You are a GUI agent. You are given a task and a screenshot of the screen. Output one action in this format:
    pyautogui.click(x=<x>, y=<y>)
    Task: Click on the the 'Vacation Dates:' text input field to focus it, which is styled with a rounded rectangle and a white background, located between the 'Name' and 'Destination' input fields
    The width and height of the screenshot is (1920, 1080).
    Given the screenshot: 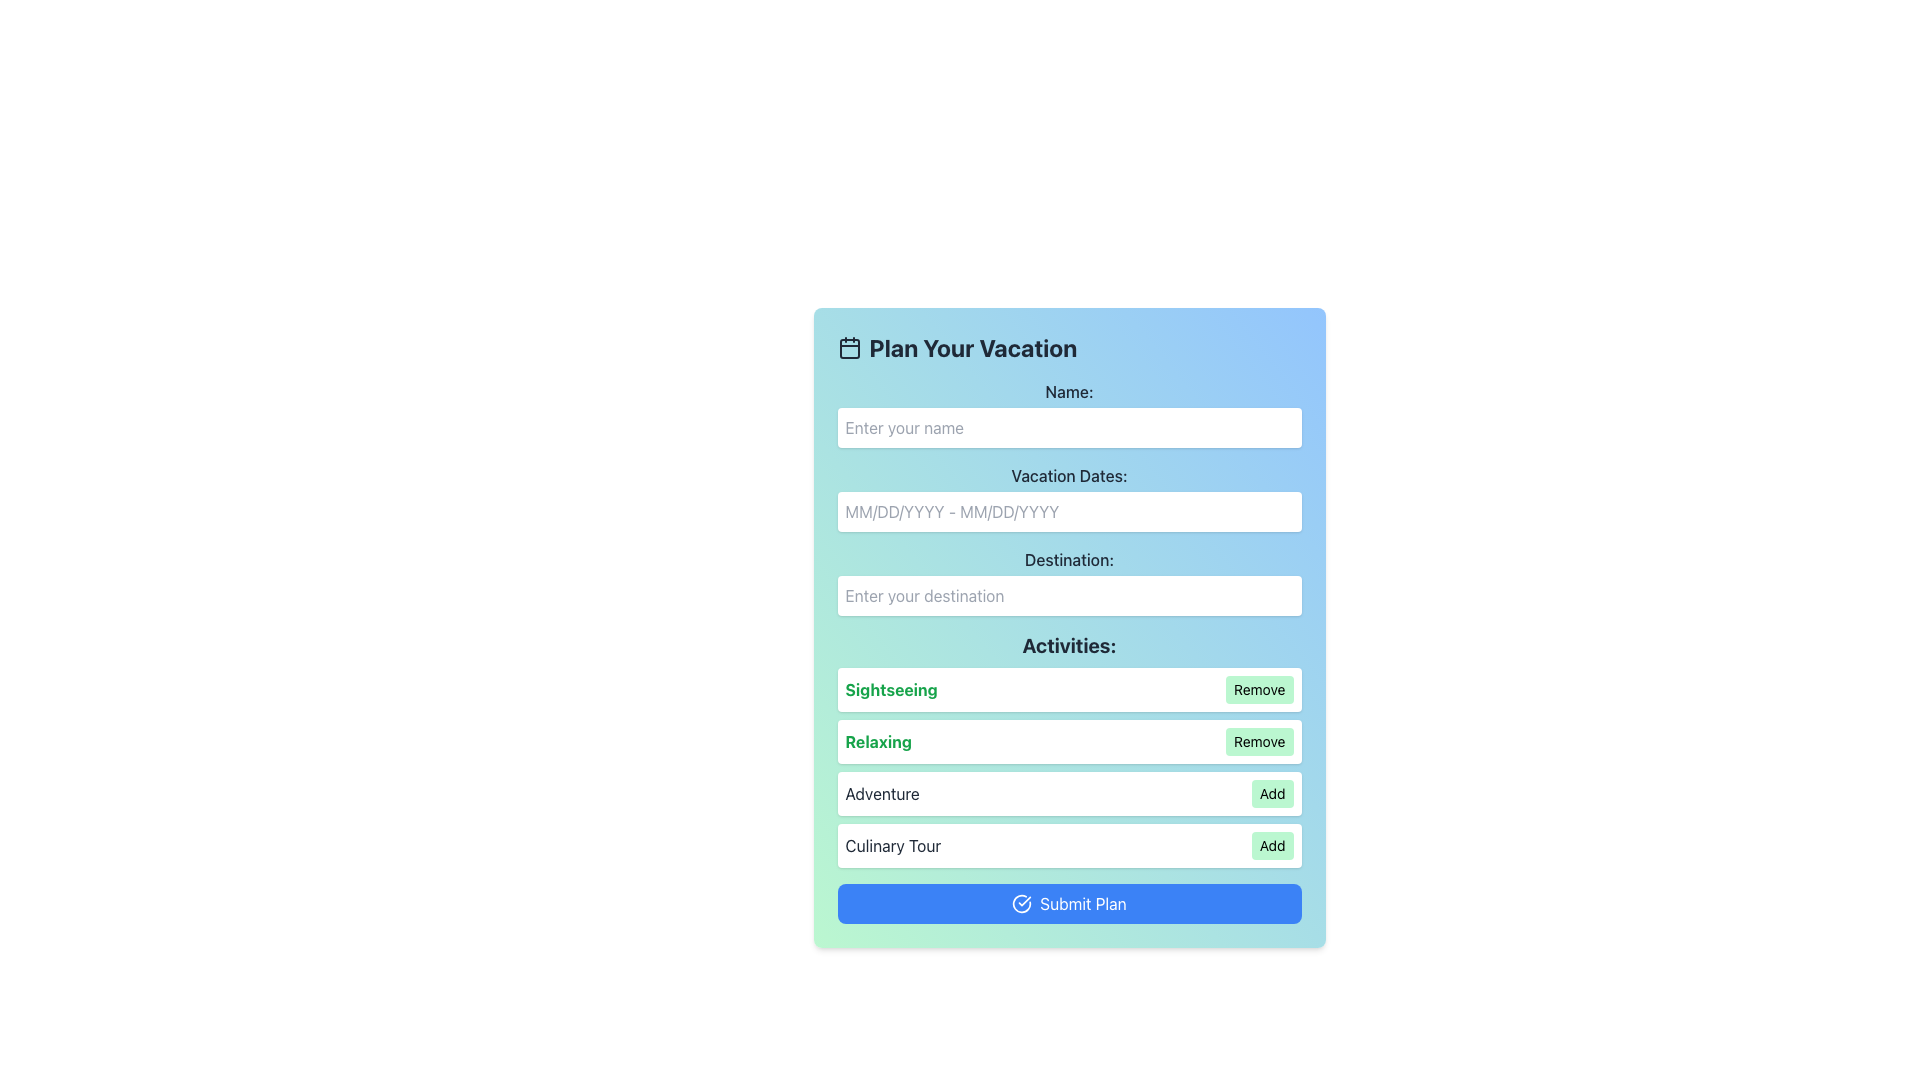 What is the action you would take?
    pyautogui.click(x=1068, y=496)
    